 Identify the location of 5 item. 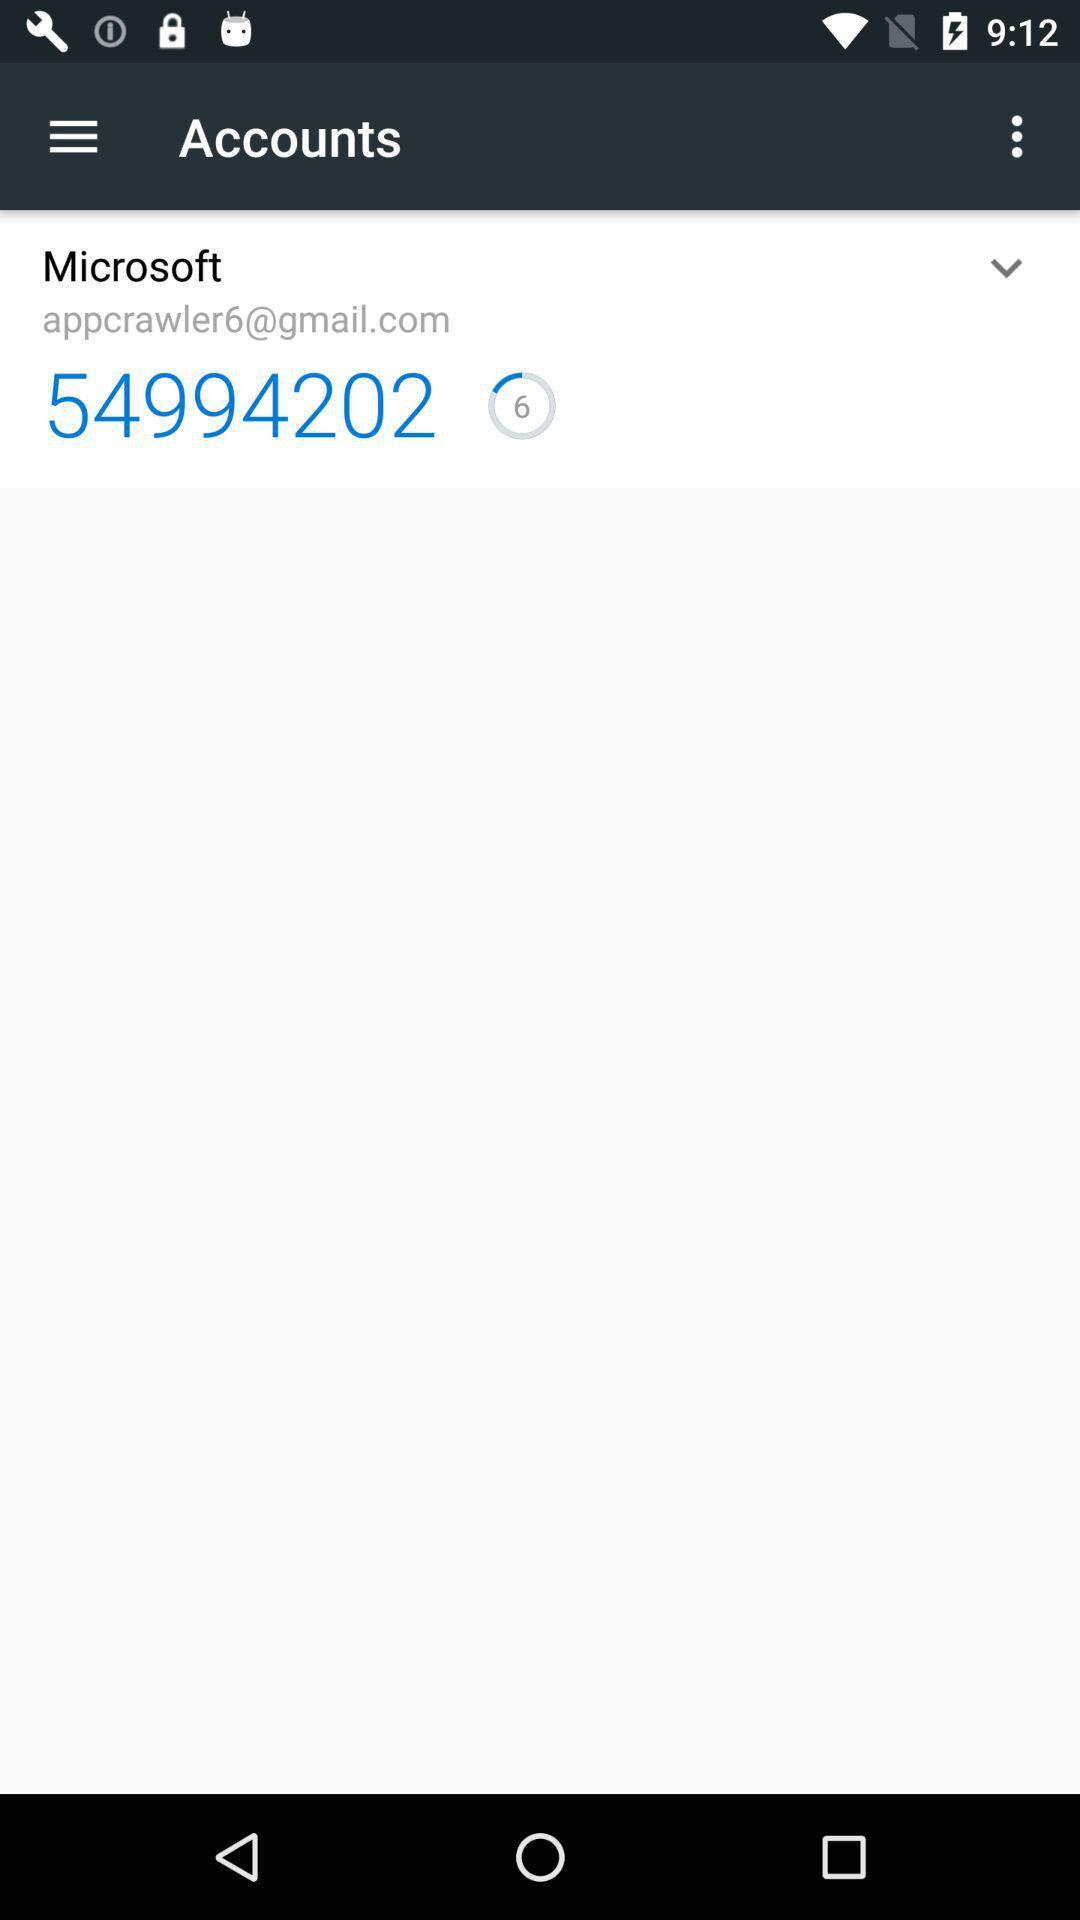
(520, 404).